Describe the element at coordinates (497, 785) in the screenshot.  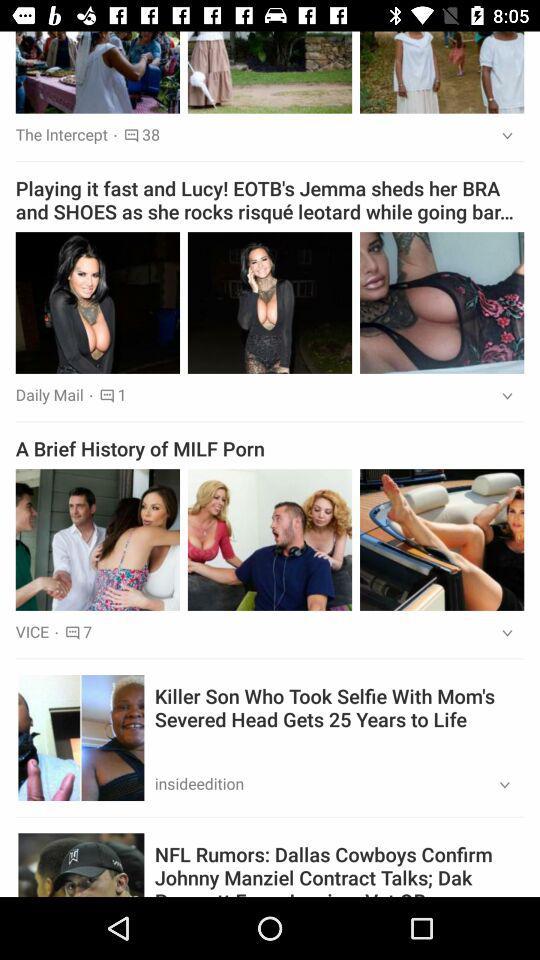
I see `the app above the nfl rumors dallas icon` at that location.